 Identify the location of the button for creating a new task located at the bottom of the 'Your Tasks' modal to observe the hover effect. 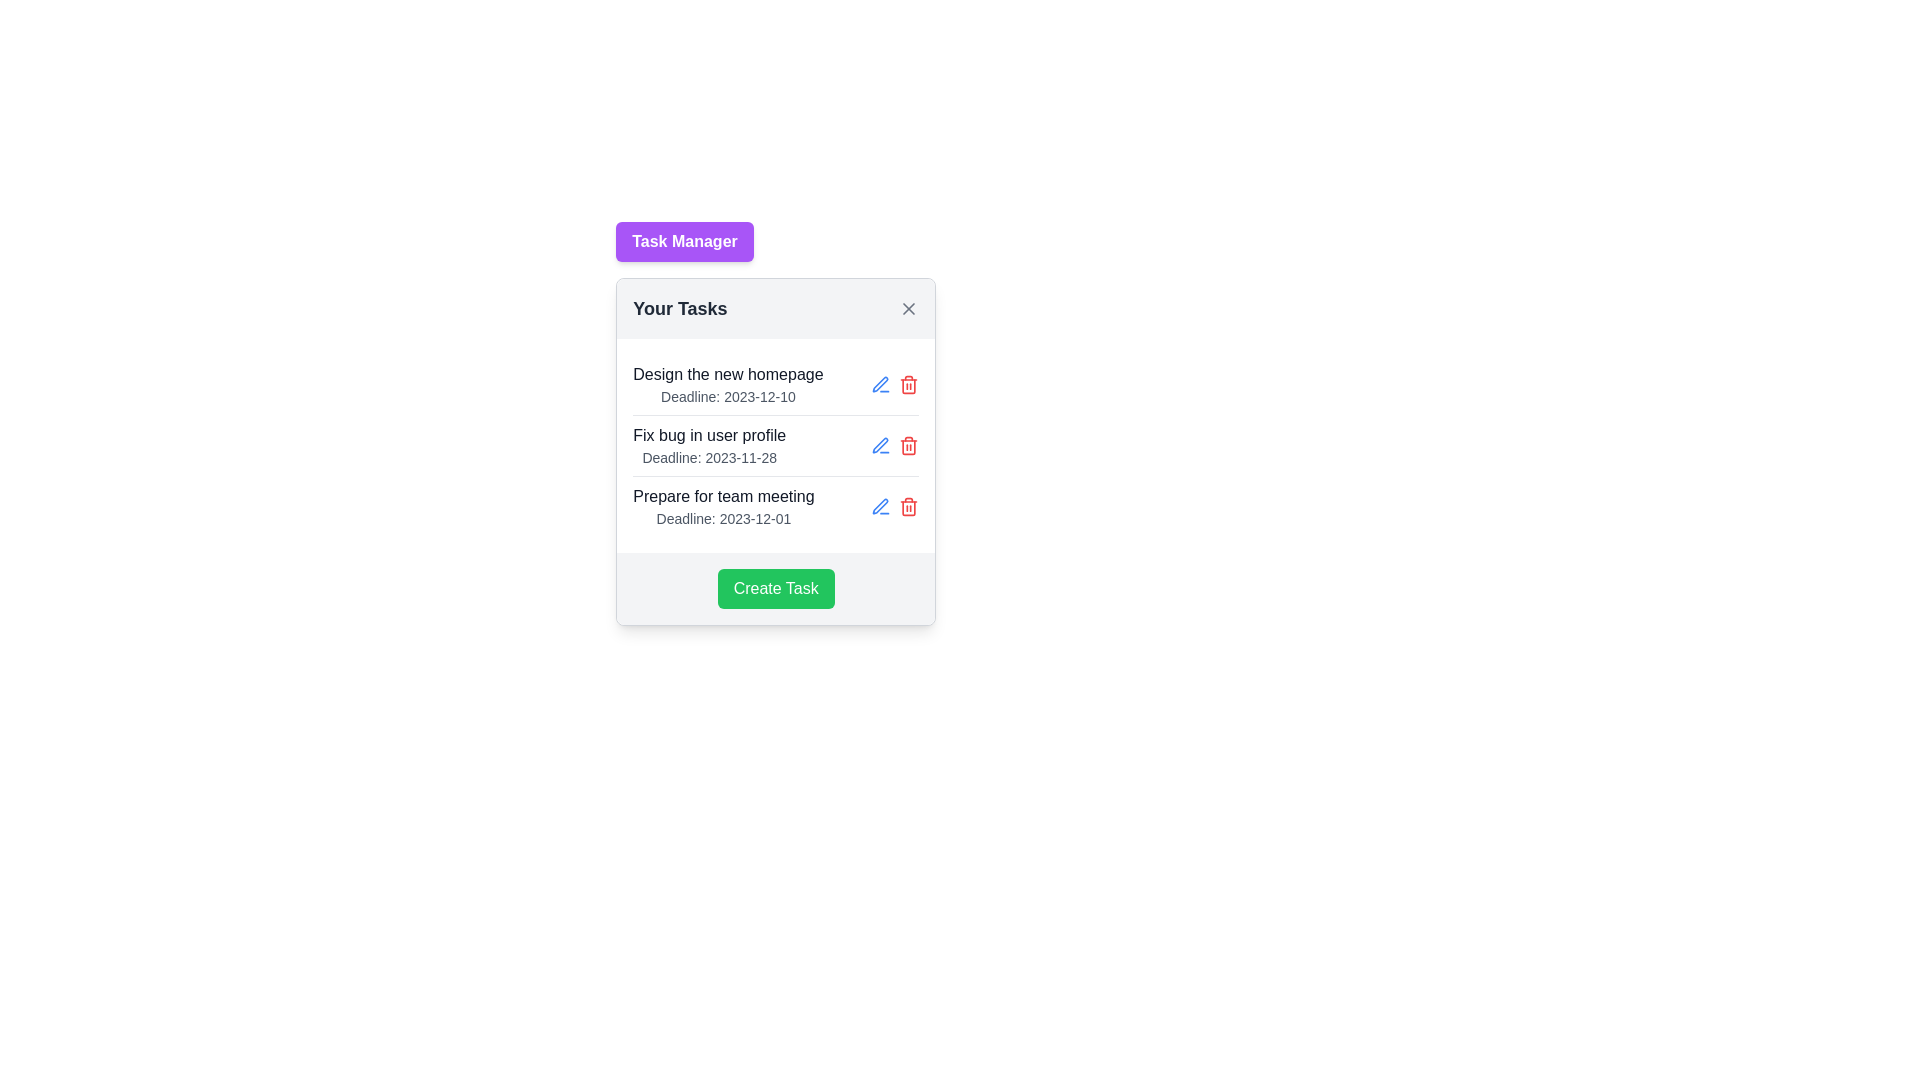
(775, 588).